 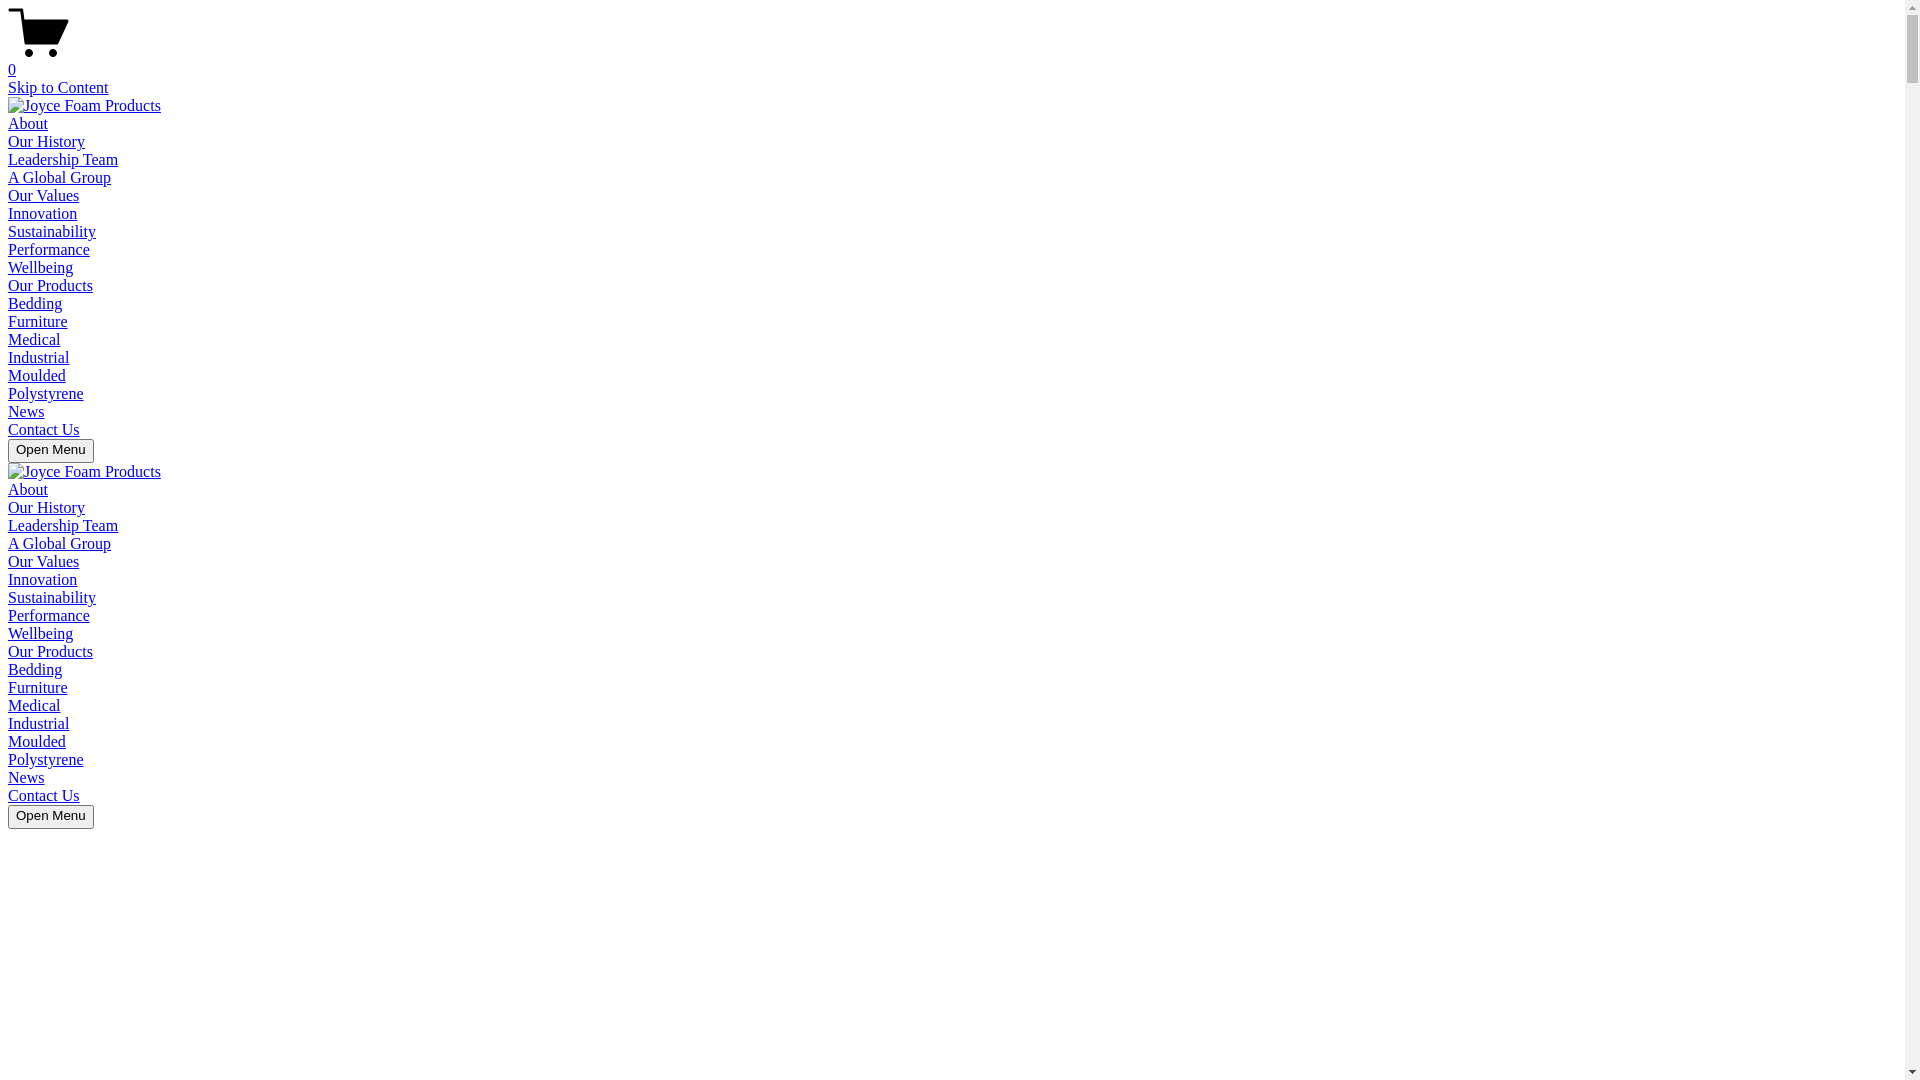 What do you see at coordinates (52, 230) in the screenshot?
I see `'Sustainability'` at bounding box center [52, 230].